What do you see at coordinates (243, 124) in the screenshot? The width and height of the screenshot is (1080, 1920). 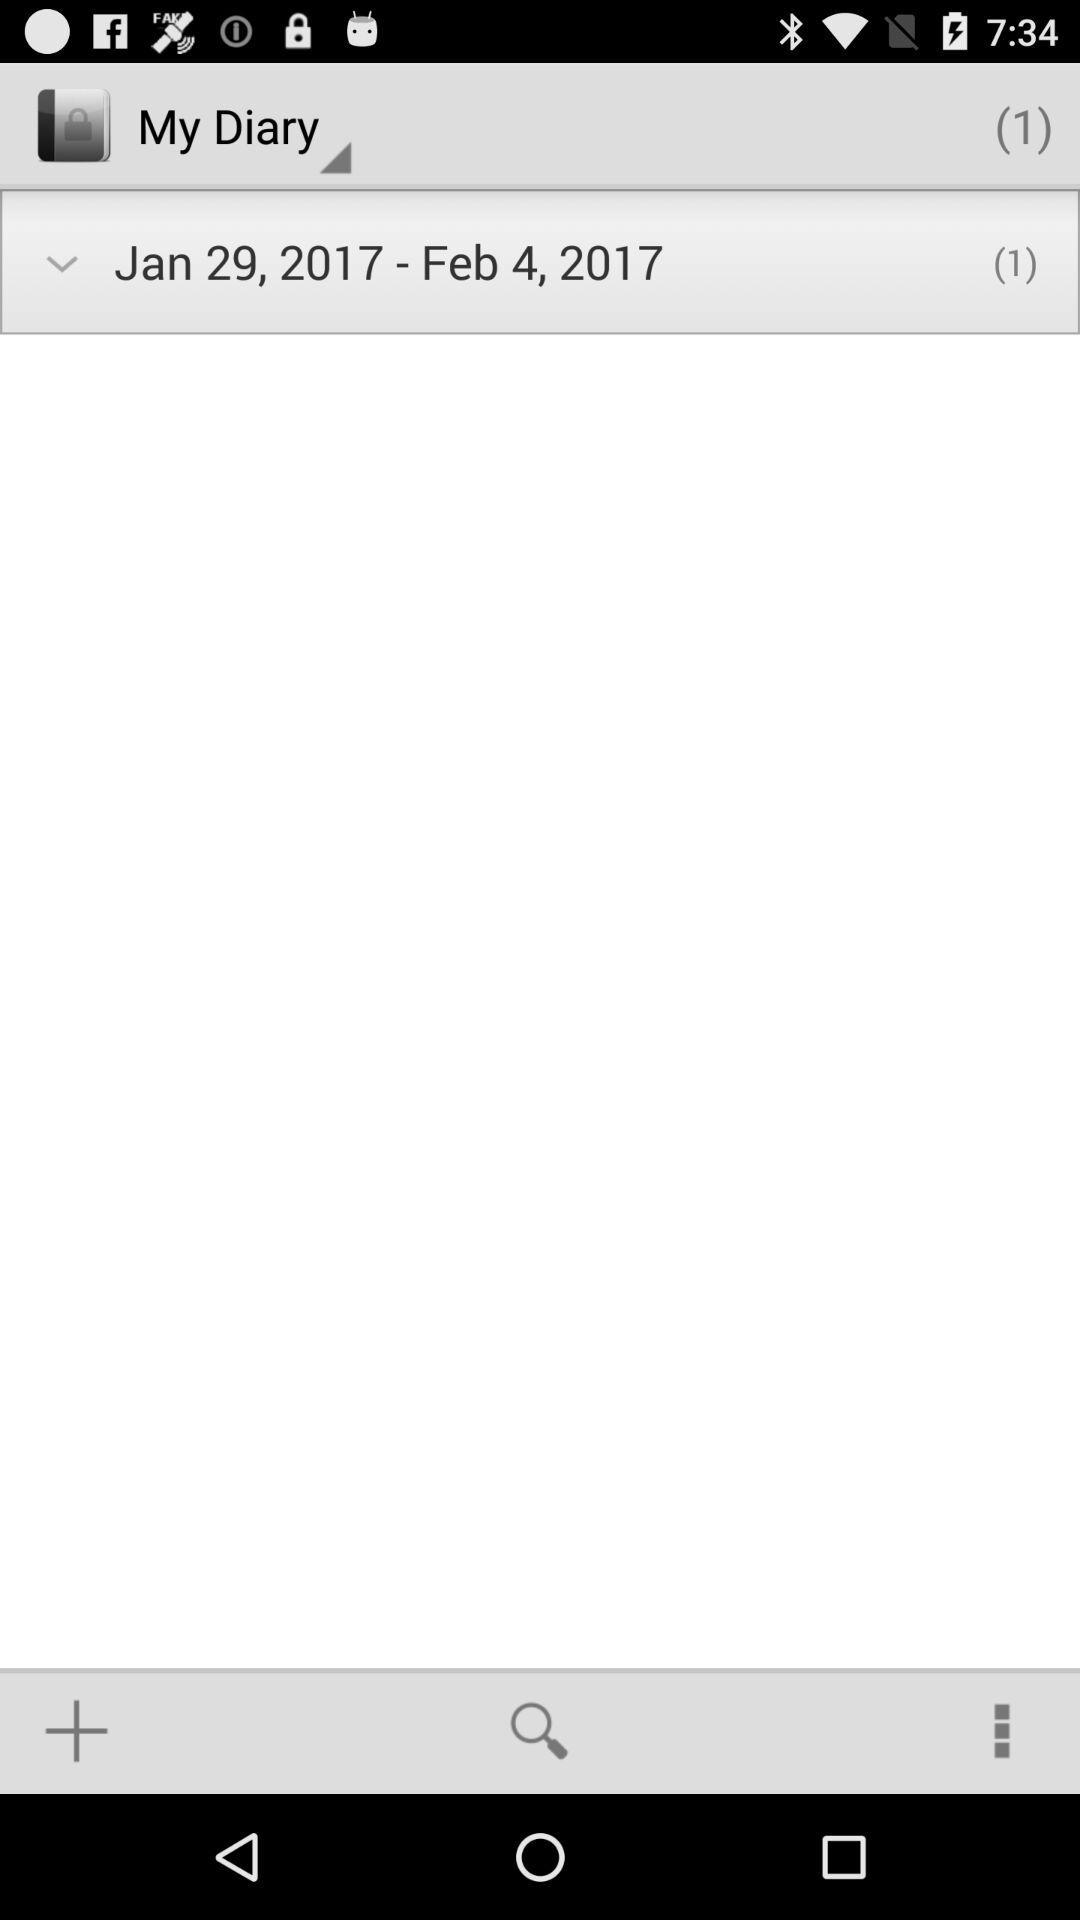 I see `icon above the jan 29 2017` at bounding box center [243, 124].